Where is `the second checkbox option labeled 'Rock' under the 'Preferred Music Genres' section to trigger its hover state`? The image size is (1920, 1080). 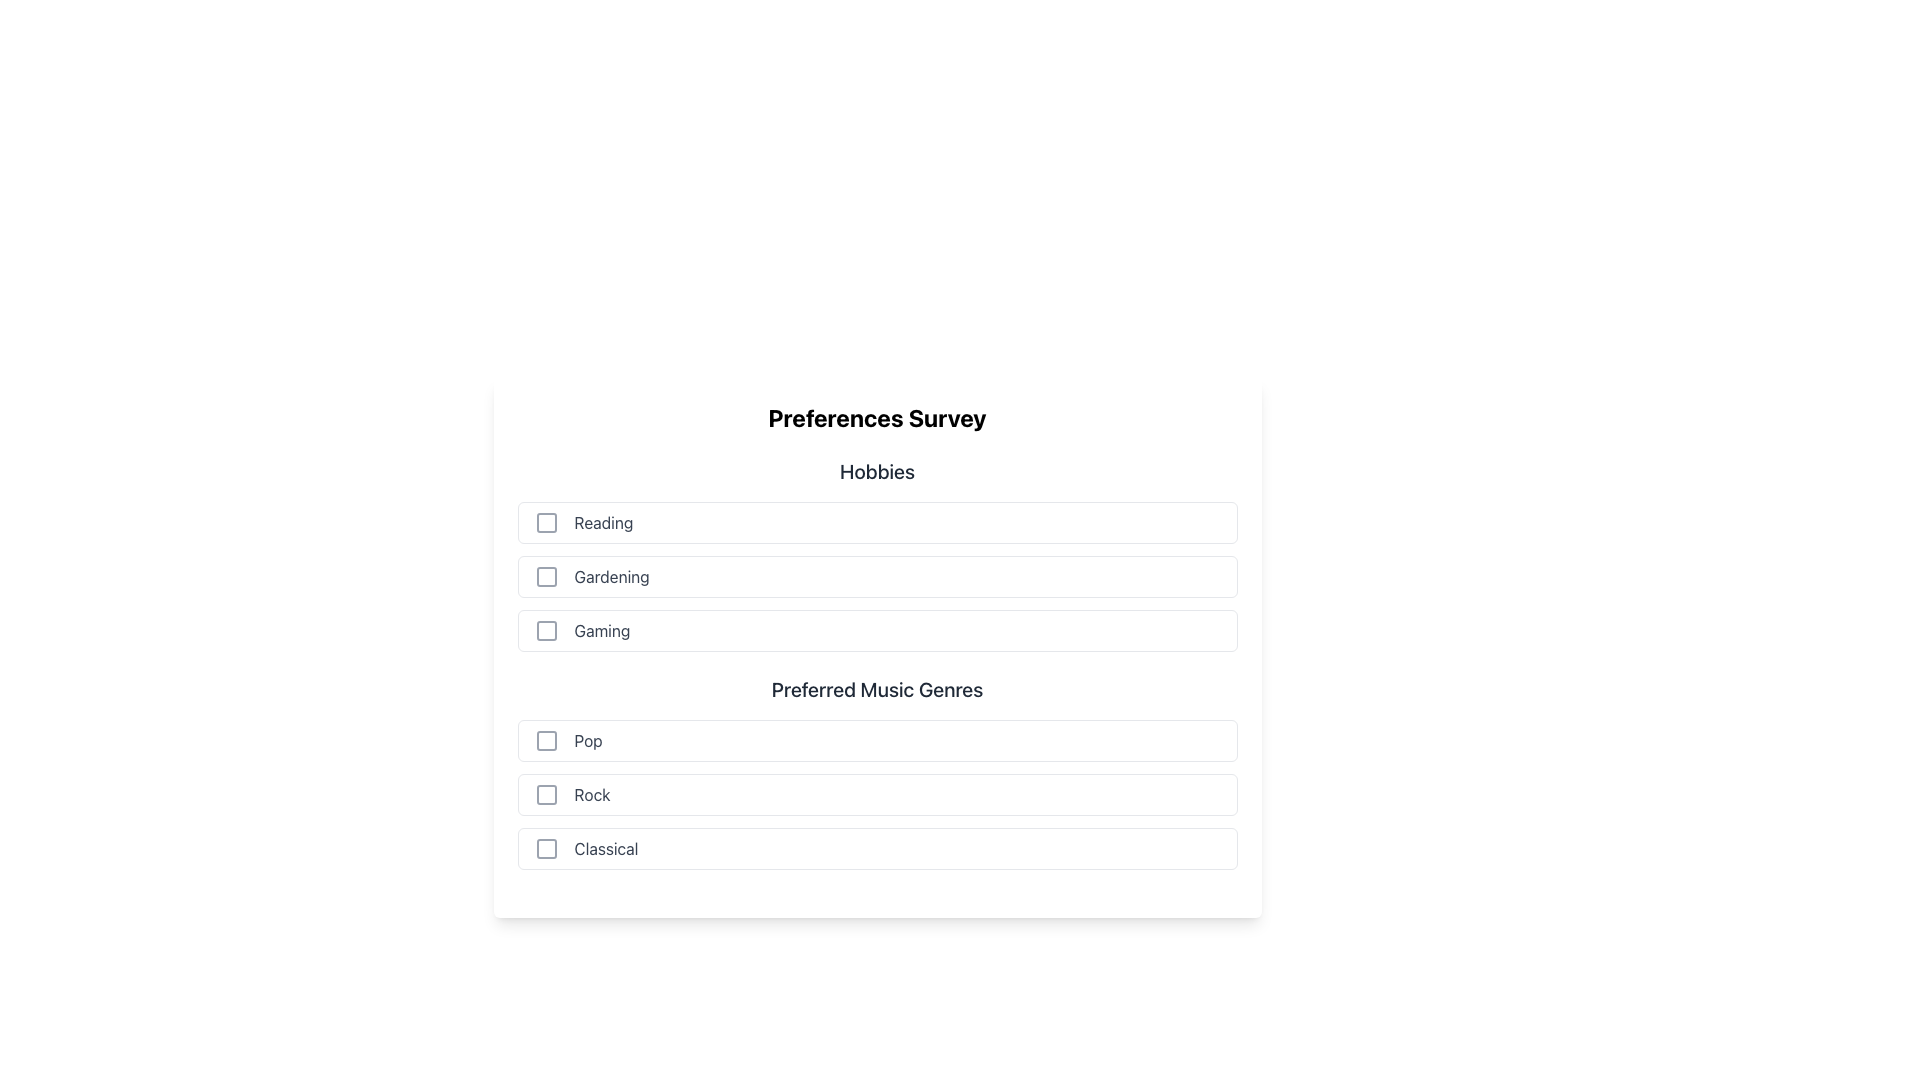
the second checkbox option labeled 'Rock' under the 'Preferred Music Genres' section to trigger its hover state is located at coordinates (877, 793).